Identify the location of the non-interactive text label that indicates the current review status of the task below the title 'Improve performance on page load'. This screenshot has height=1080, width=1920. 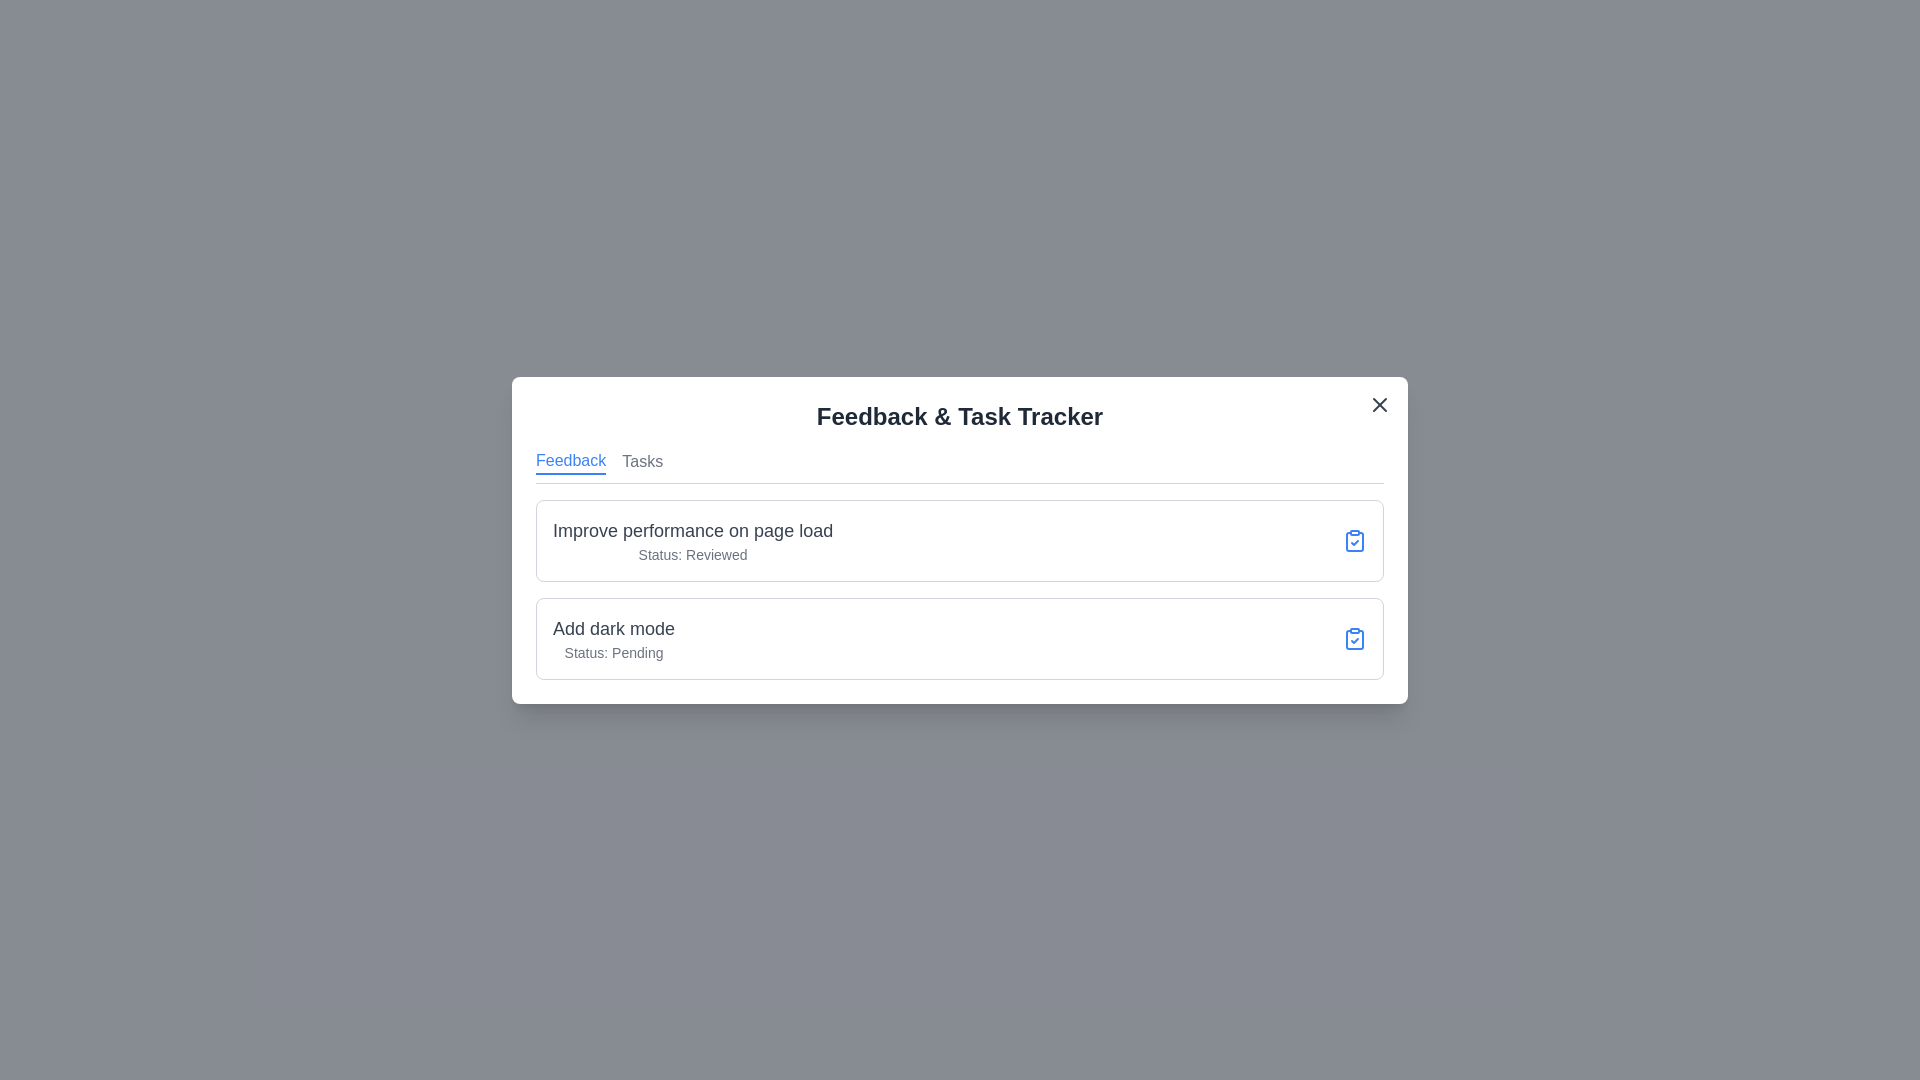
(693, 554).